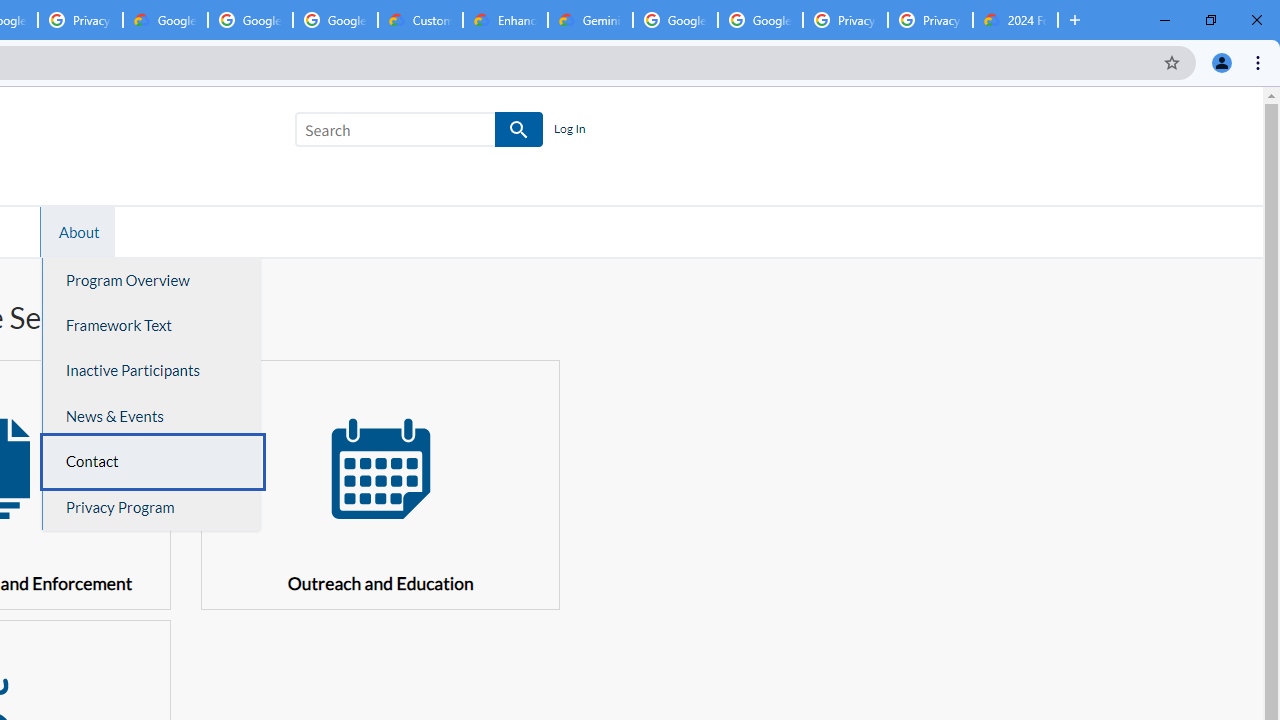  I want to click on 'Gemini for Business and Developers | Google Cloud', so click(589, 20).